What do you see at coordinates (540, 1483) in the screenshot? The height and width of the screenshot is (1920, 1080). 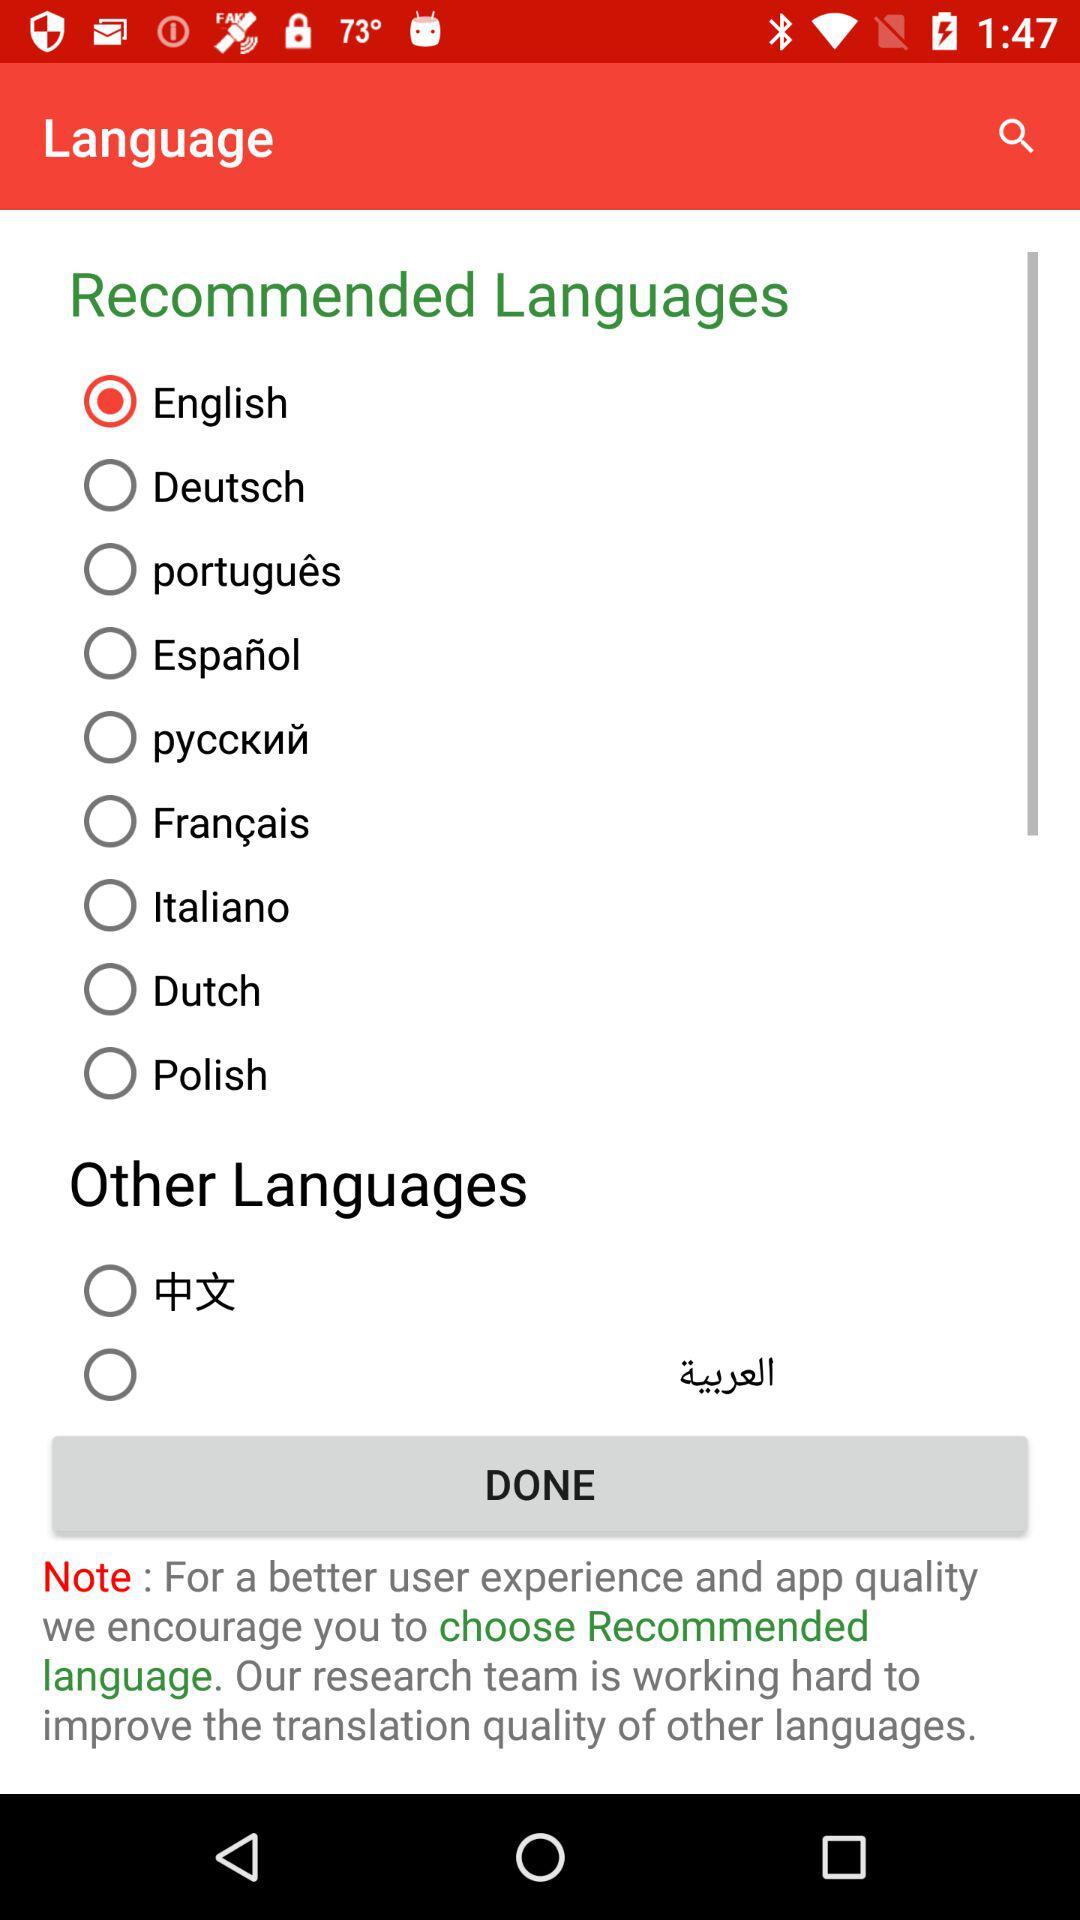 I see `item above note for a` at bounding box center [540, 1483].